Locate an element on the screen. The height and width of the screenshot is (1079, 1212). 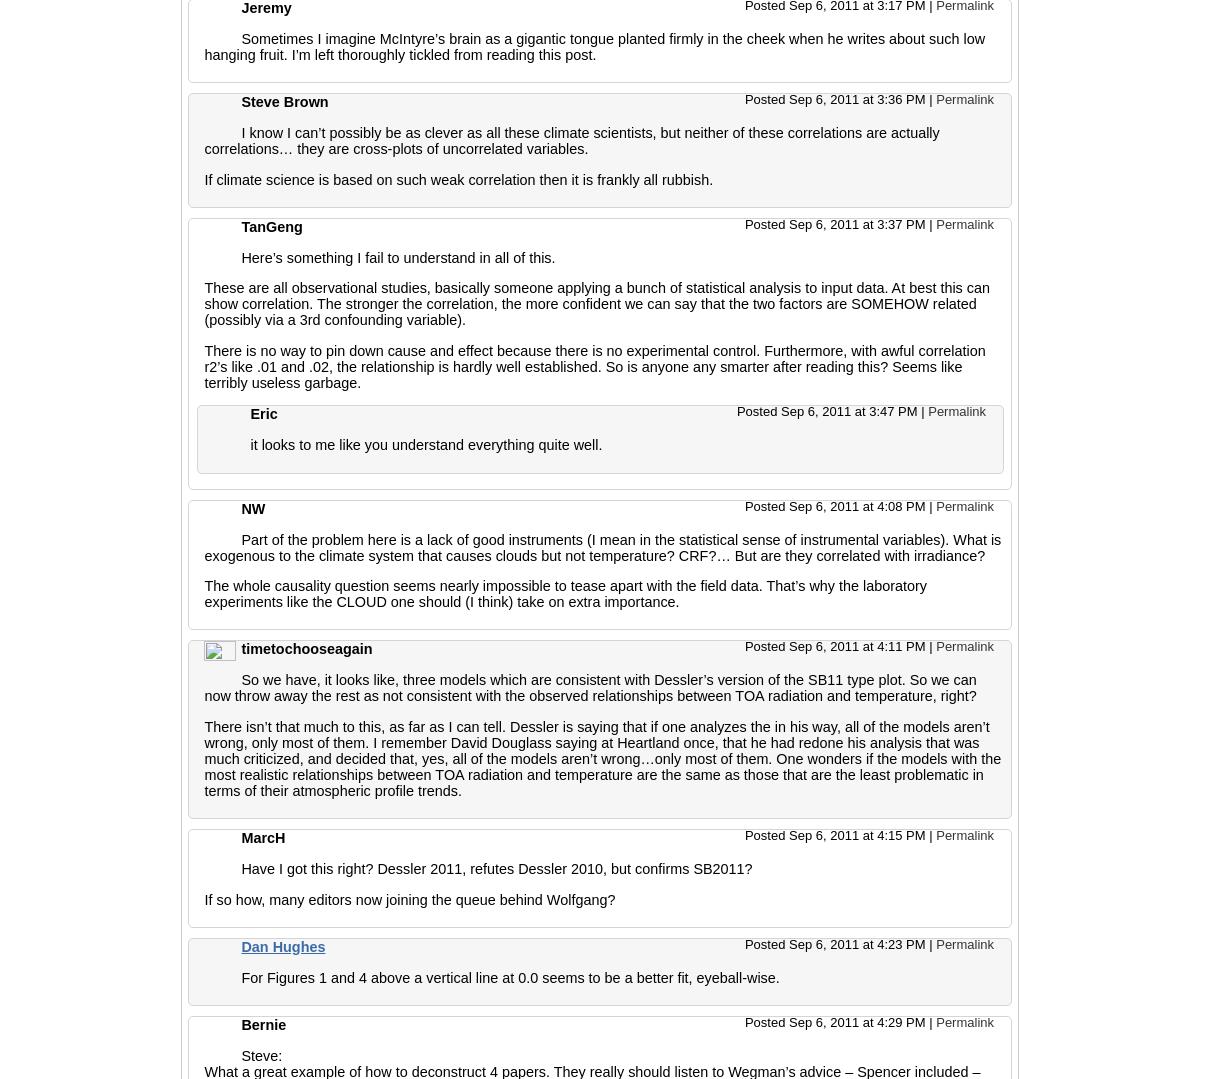
'MarcH' is located at coordinates (263, 837).